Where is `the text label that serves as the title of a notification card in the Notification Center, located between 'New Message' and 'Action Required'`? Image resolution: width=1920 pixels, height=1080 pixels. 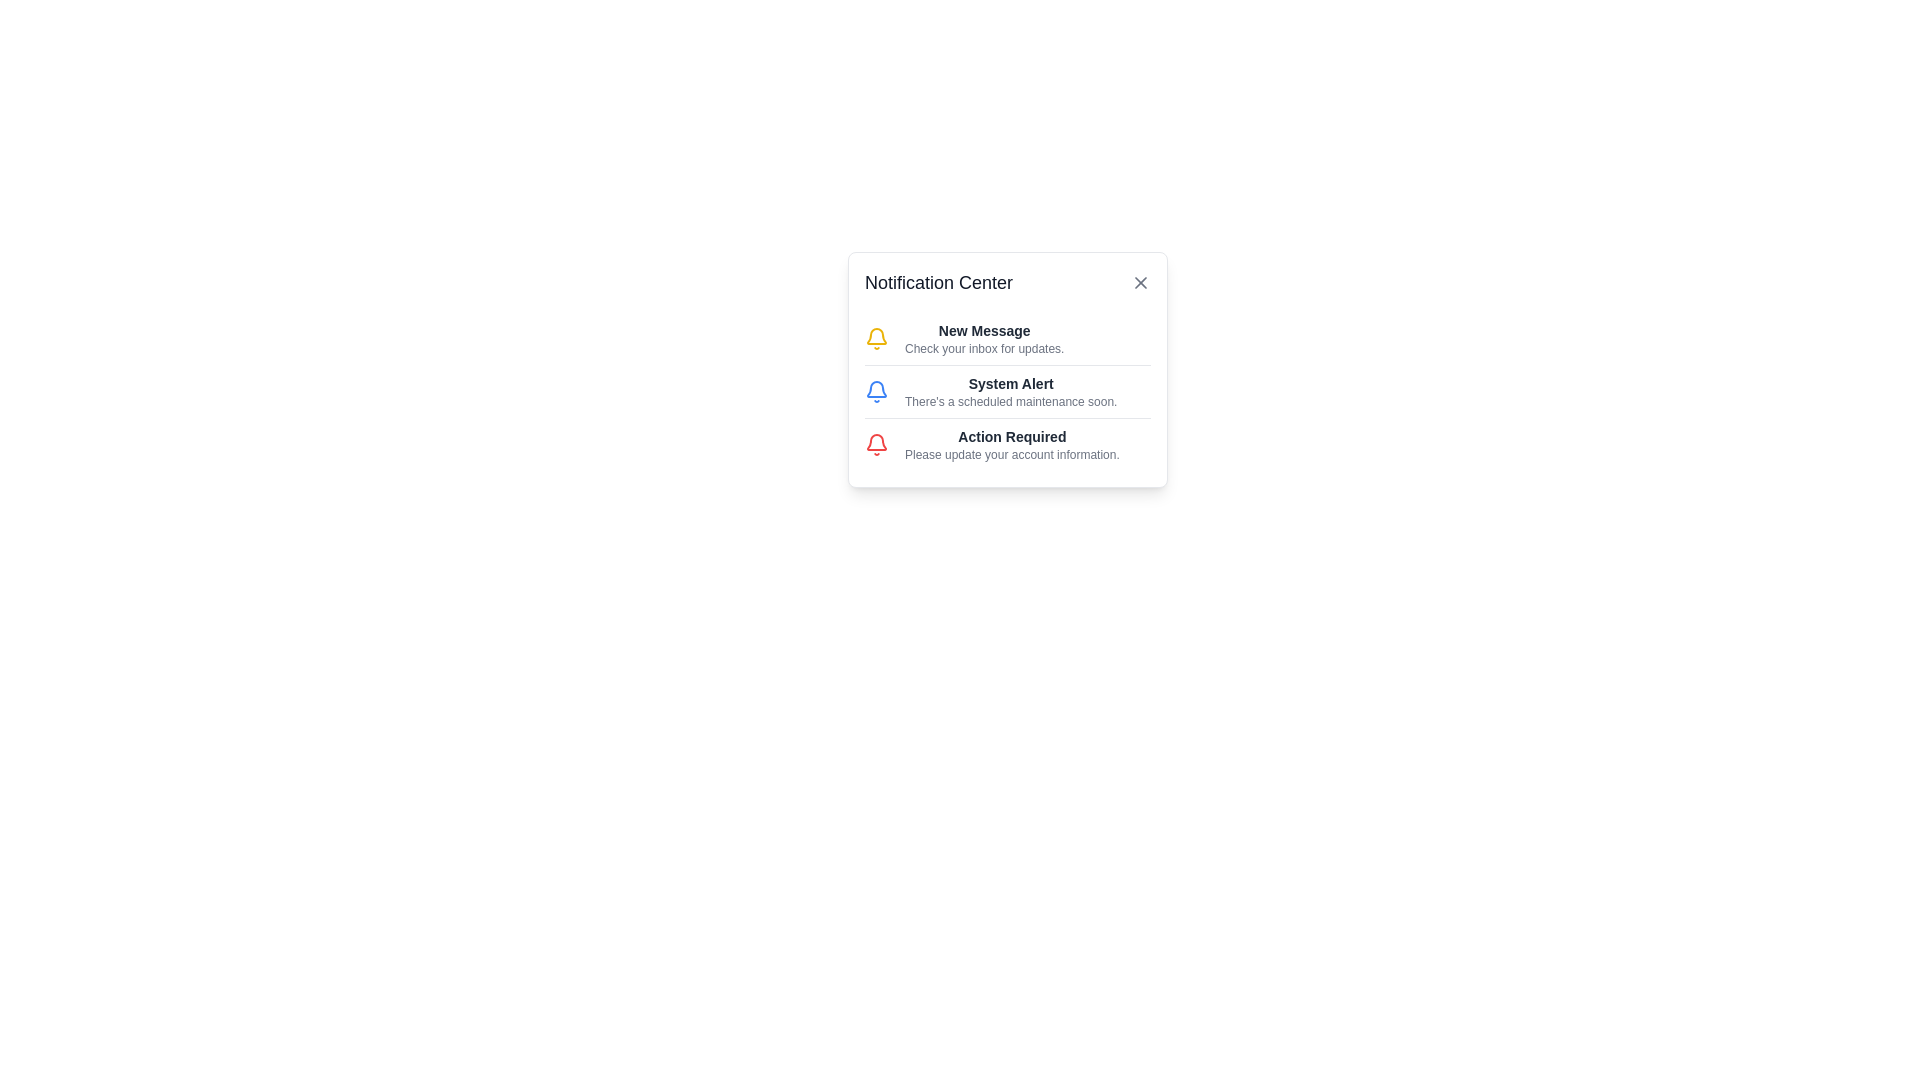 the text label that serves as the title of a notification card in the Notification Center, located between 'New Message' and 'Action Required' is located at coordinates (1011, 384).